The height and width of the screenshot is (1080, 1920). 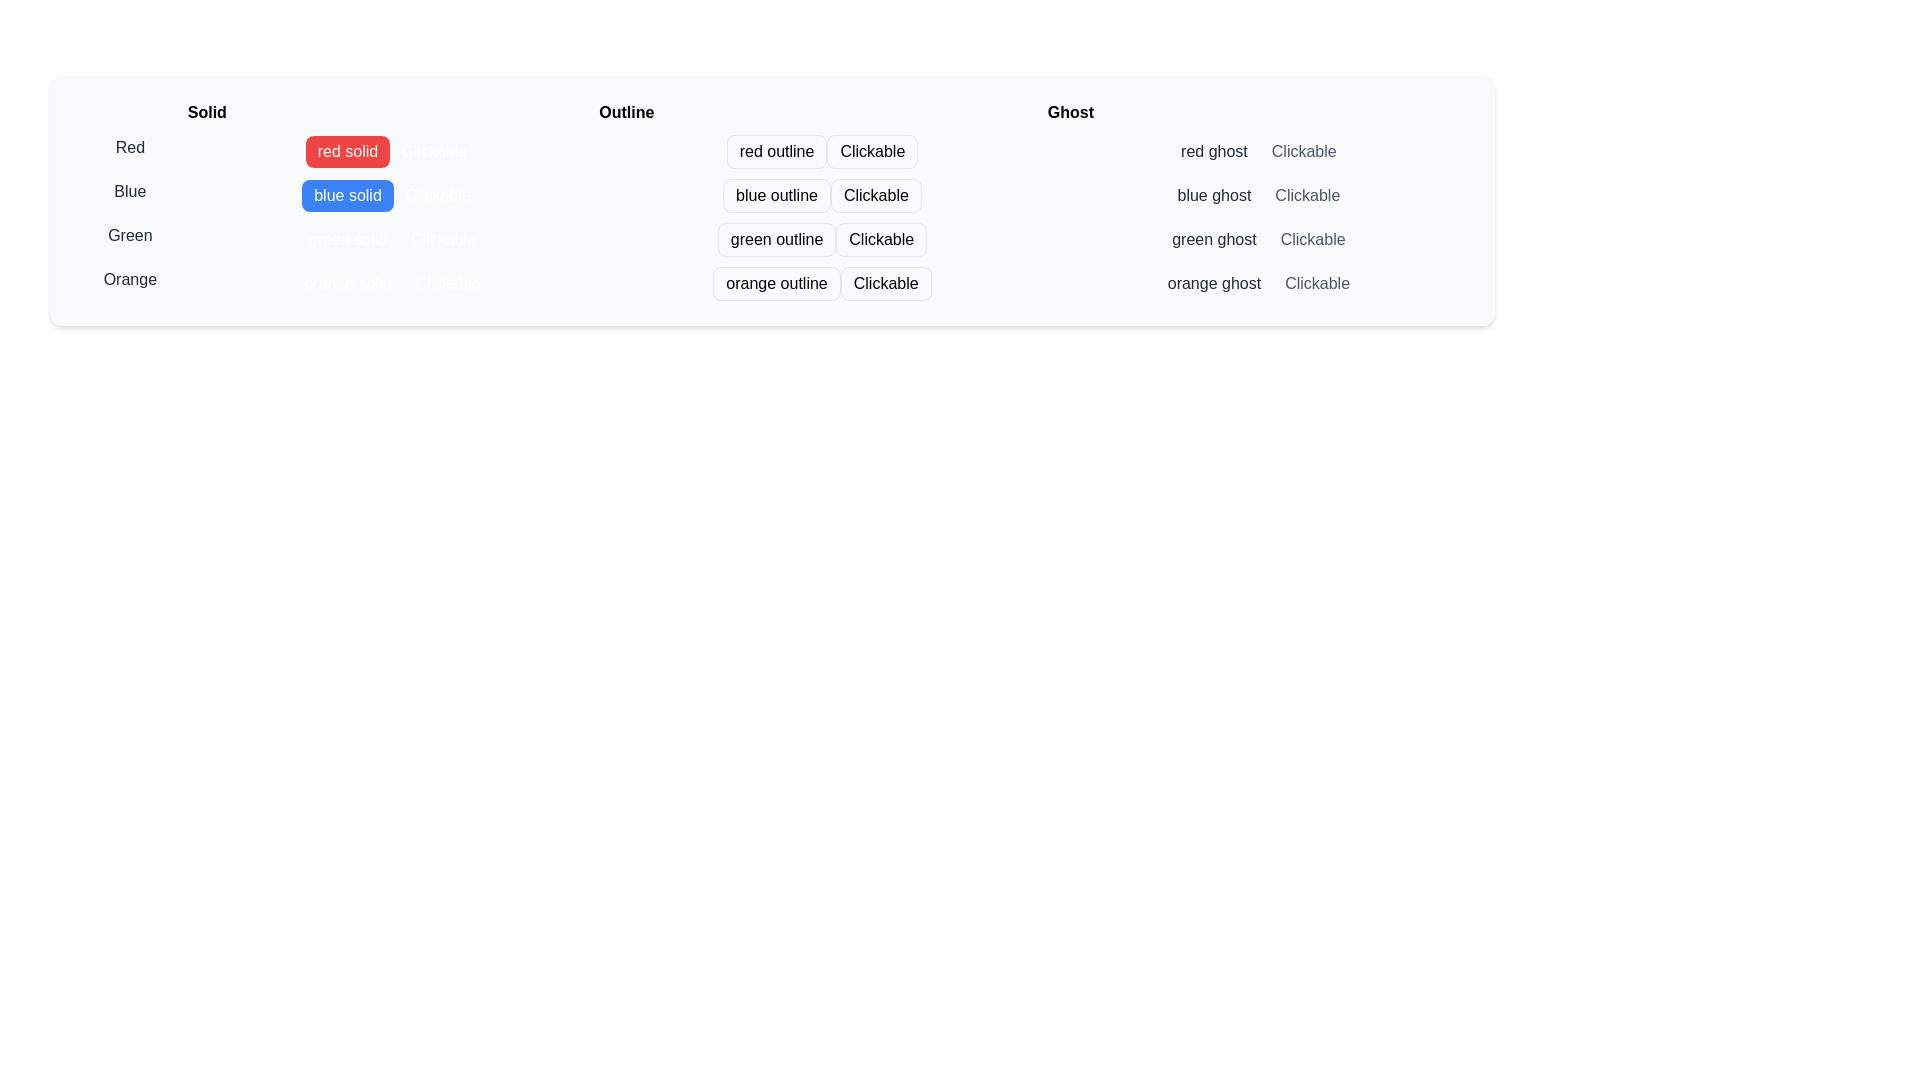 I want to click on the second button in the 'Outline' section of the interface, located to the right of the 'blue outline' button, which is currently non-interactive, so click(x=876, y=196).